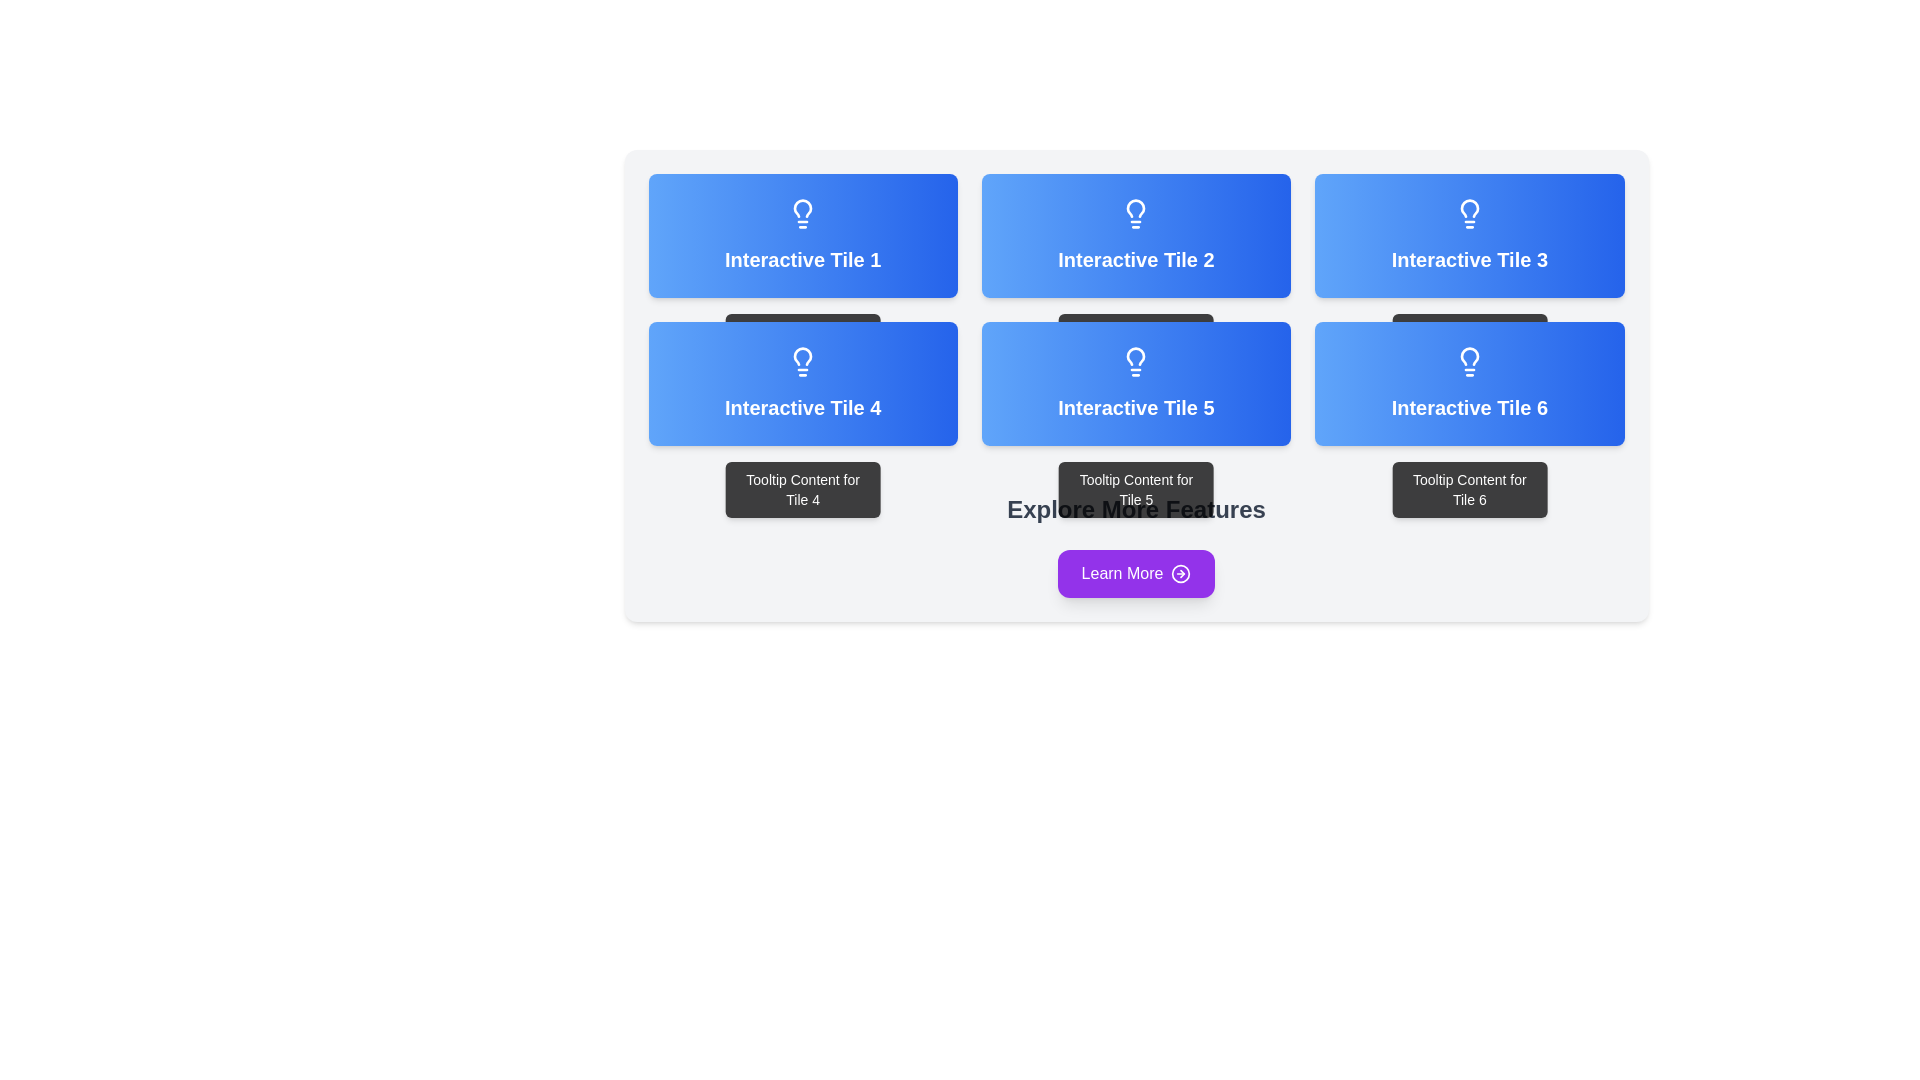  Describe the element at coordinates (803, 234) in the screenshot. I see `the button-like tile labeled 'Interactive Tile 1', which is a rectangular tile with a gradient background from blue to purple and a centered light bulb icon` at that location.